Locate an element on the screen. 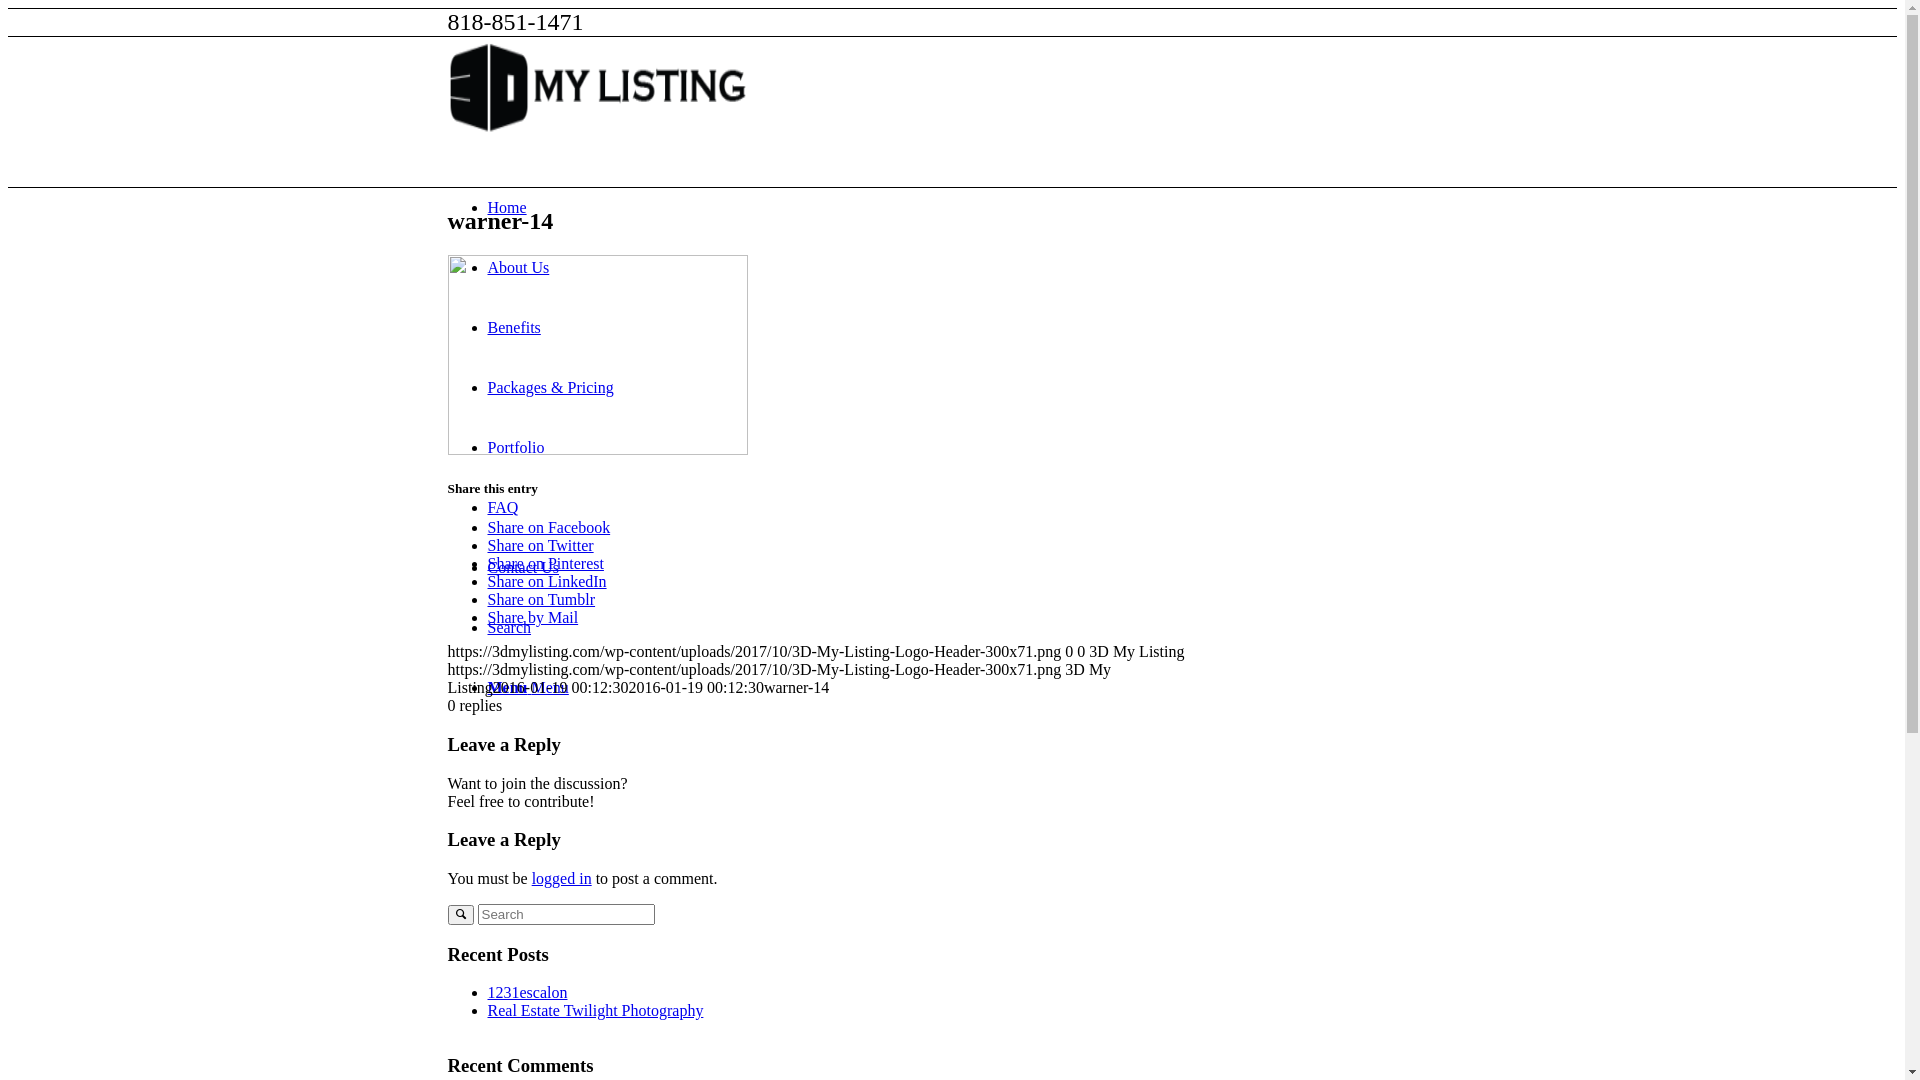 The height and width of the screenshot is (1080, 1920). 'Menu Menu' is located at coordinates (528, 686).